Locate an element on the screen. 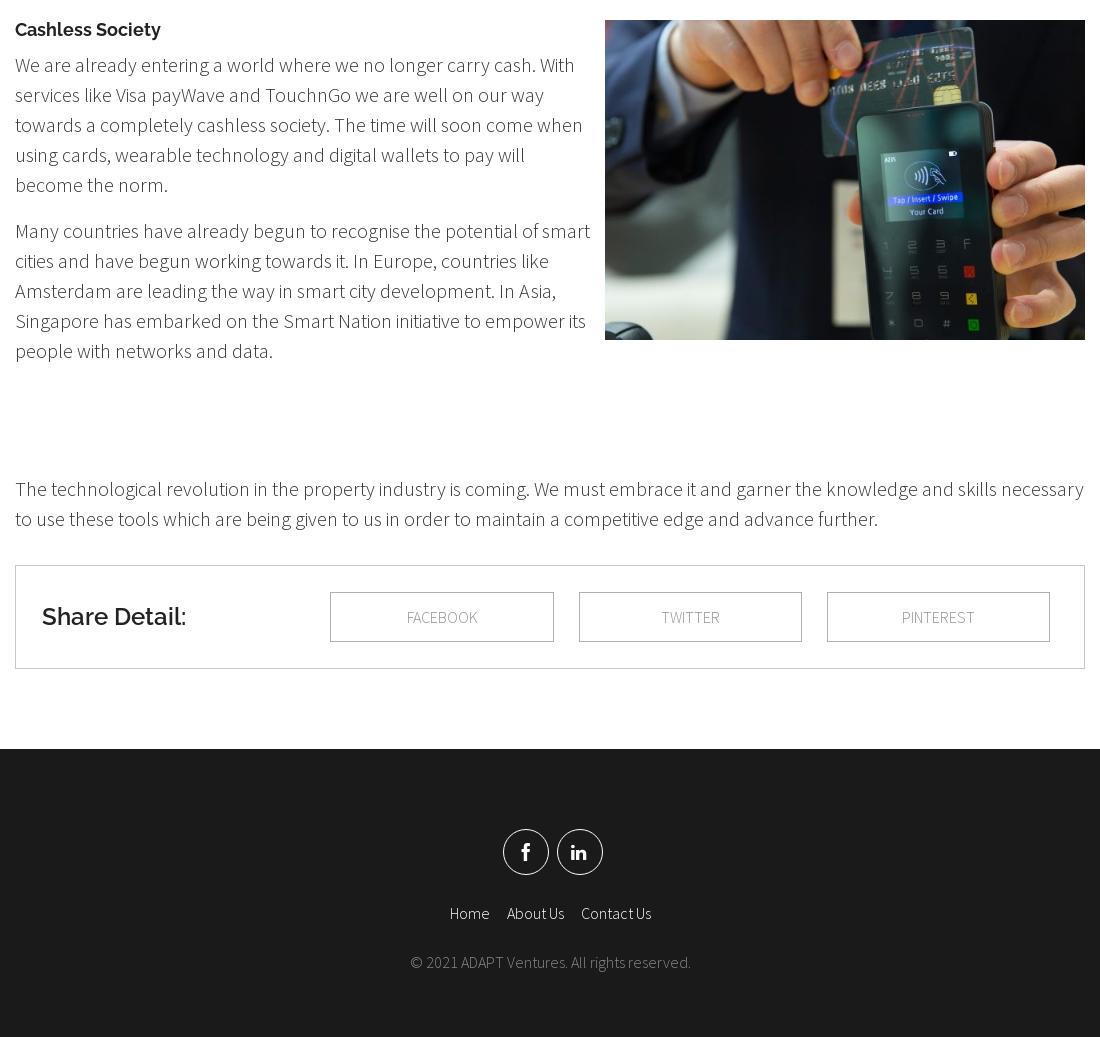 This screenshot has width=1100, height=1037. '© 2021 ADAPT Ventures. All rights reserved.' is located at coordinates (549, 960).